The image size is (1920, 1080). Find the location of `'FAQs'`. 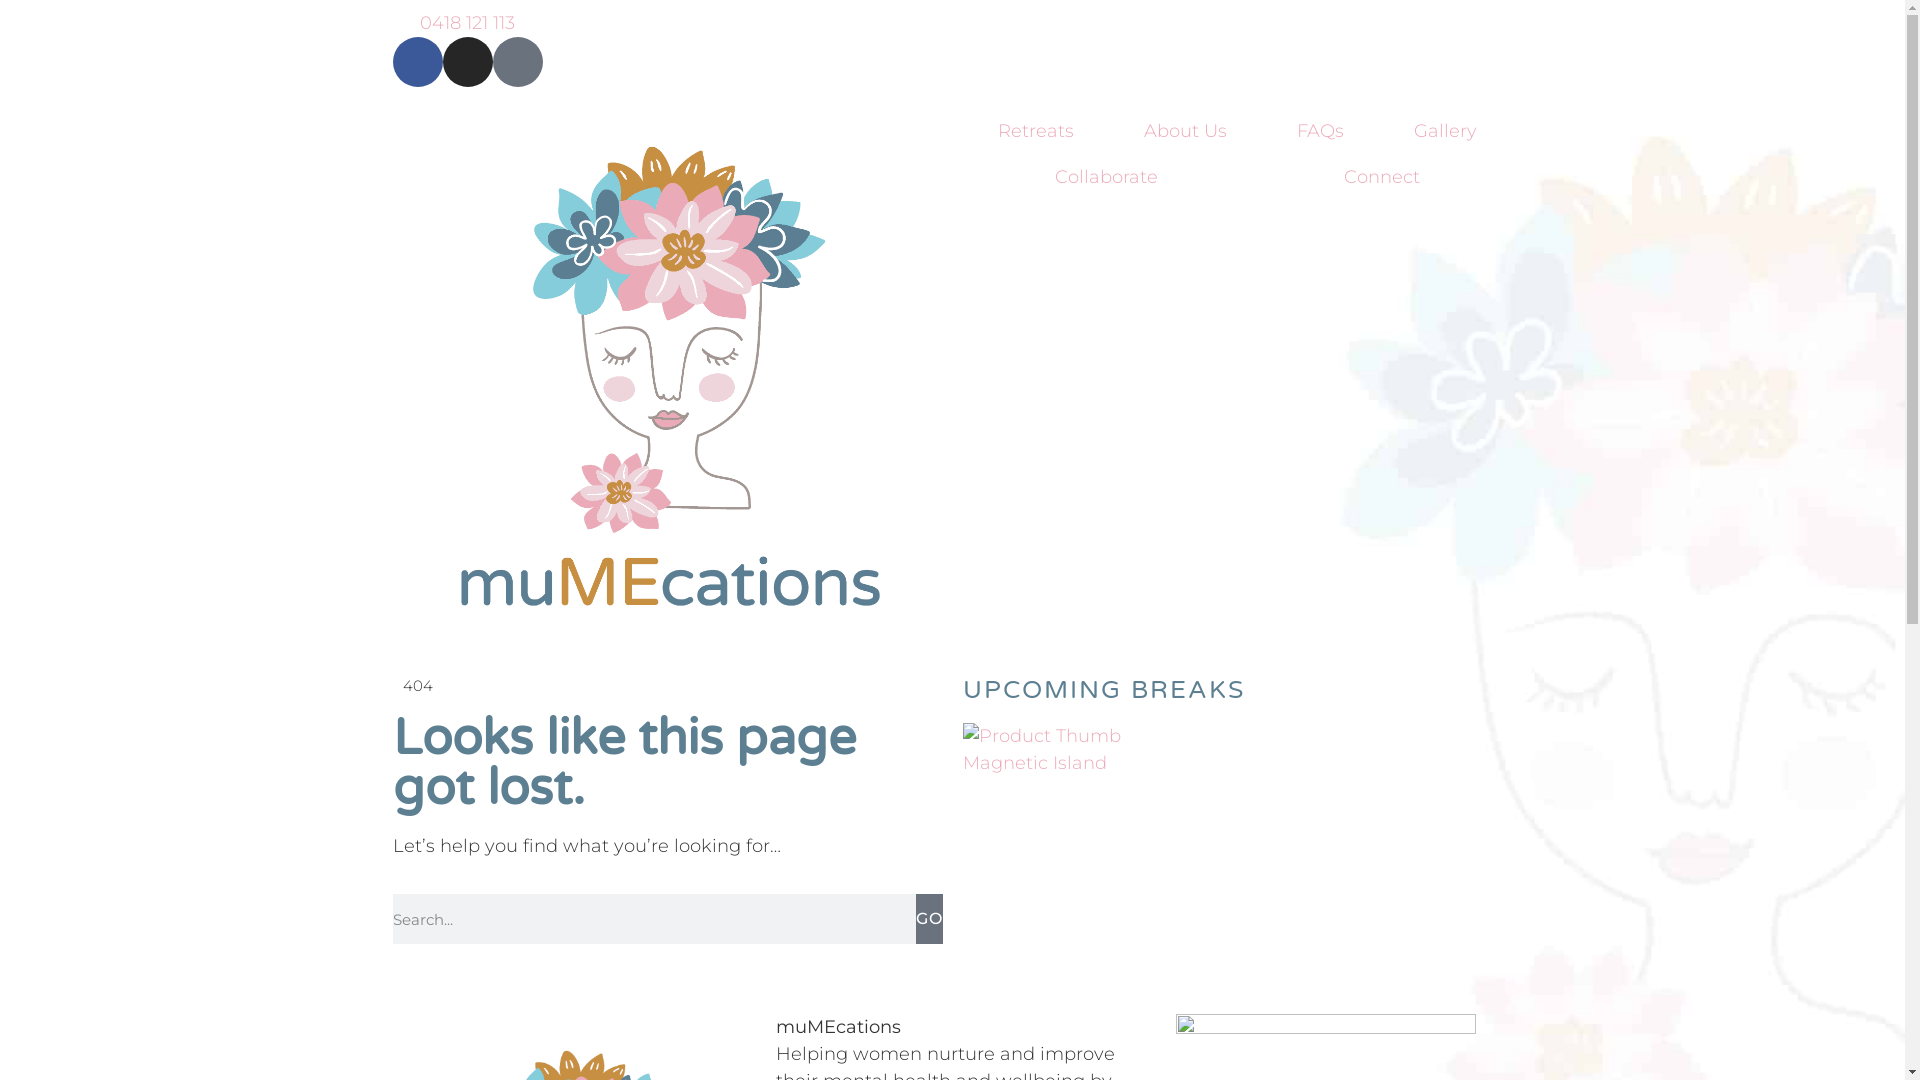

'FAQs' is located at coordinates (1320, 131).